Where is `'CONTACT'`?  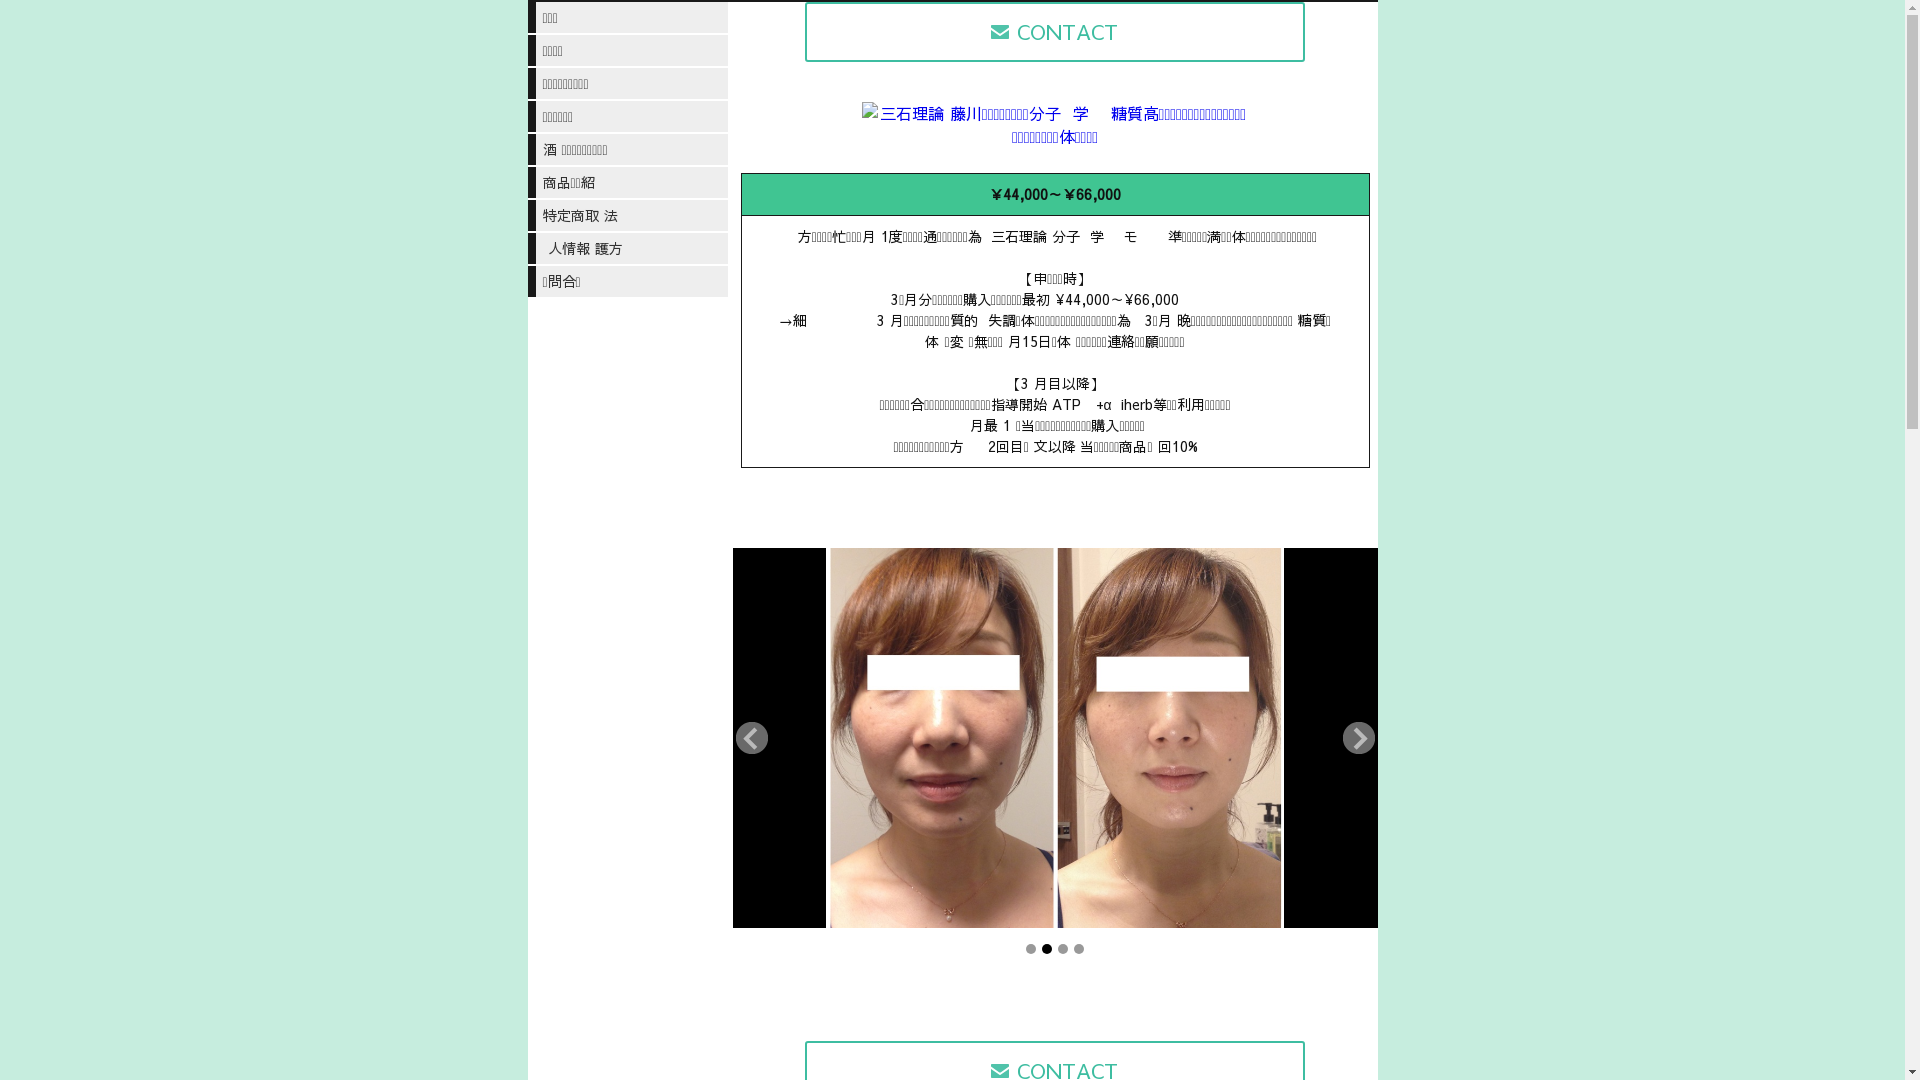 'CONTACT' is located at coordinates (805, 31).